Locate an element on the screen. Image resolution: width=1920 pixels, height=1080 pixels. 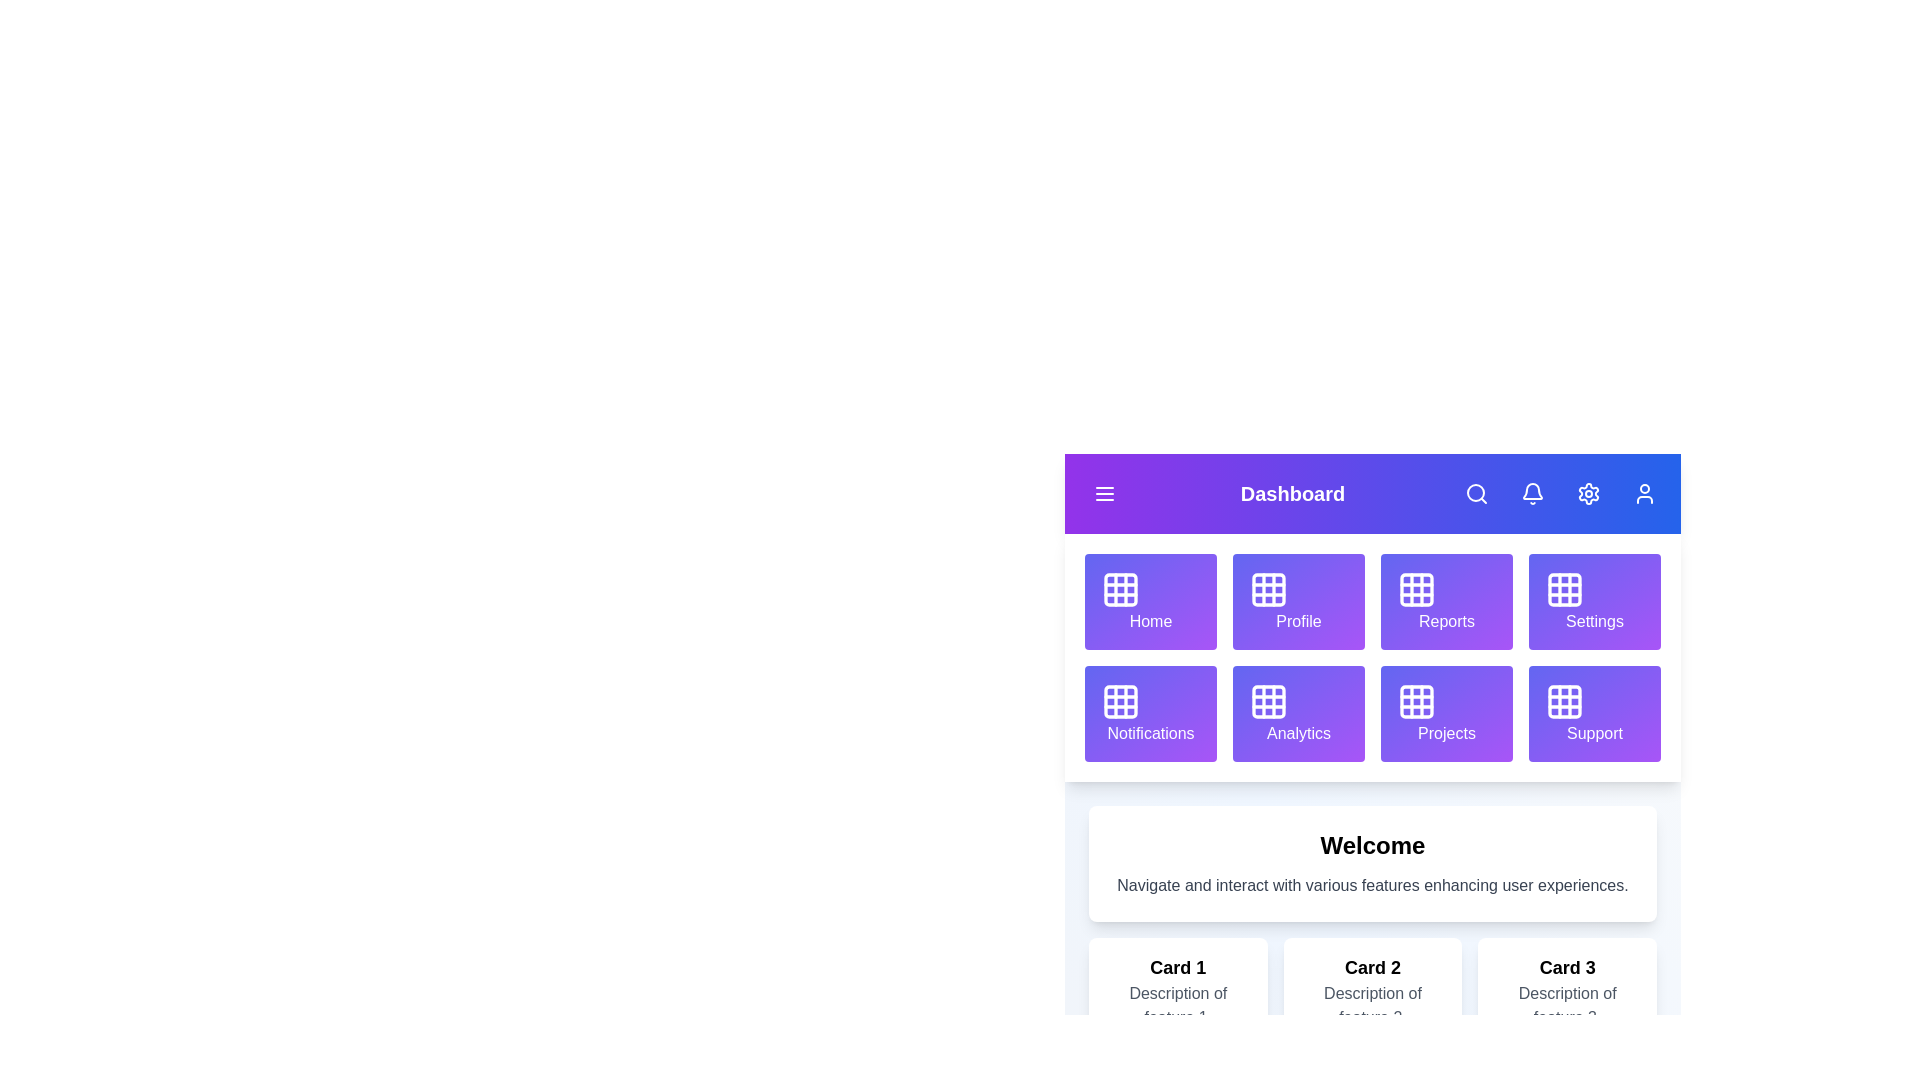
the search button to initiate a search is located at coordinates (1477, 493).